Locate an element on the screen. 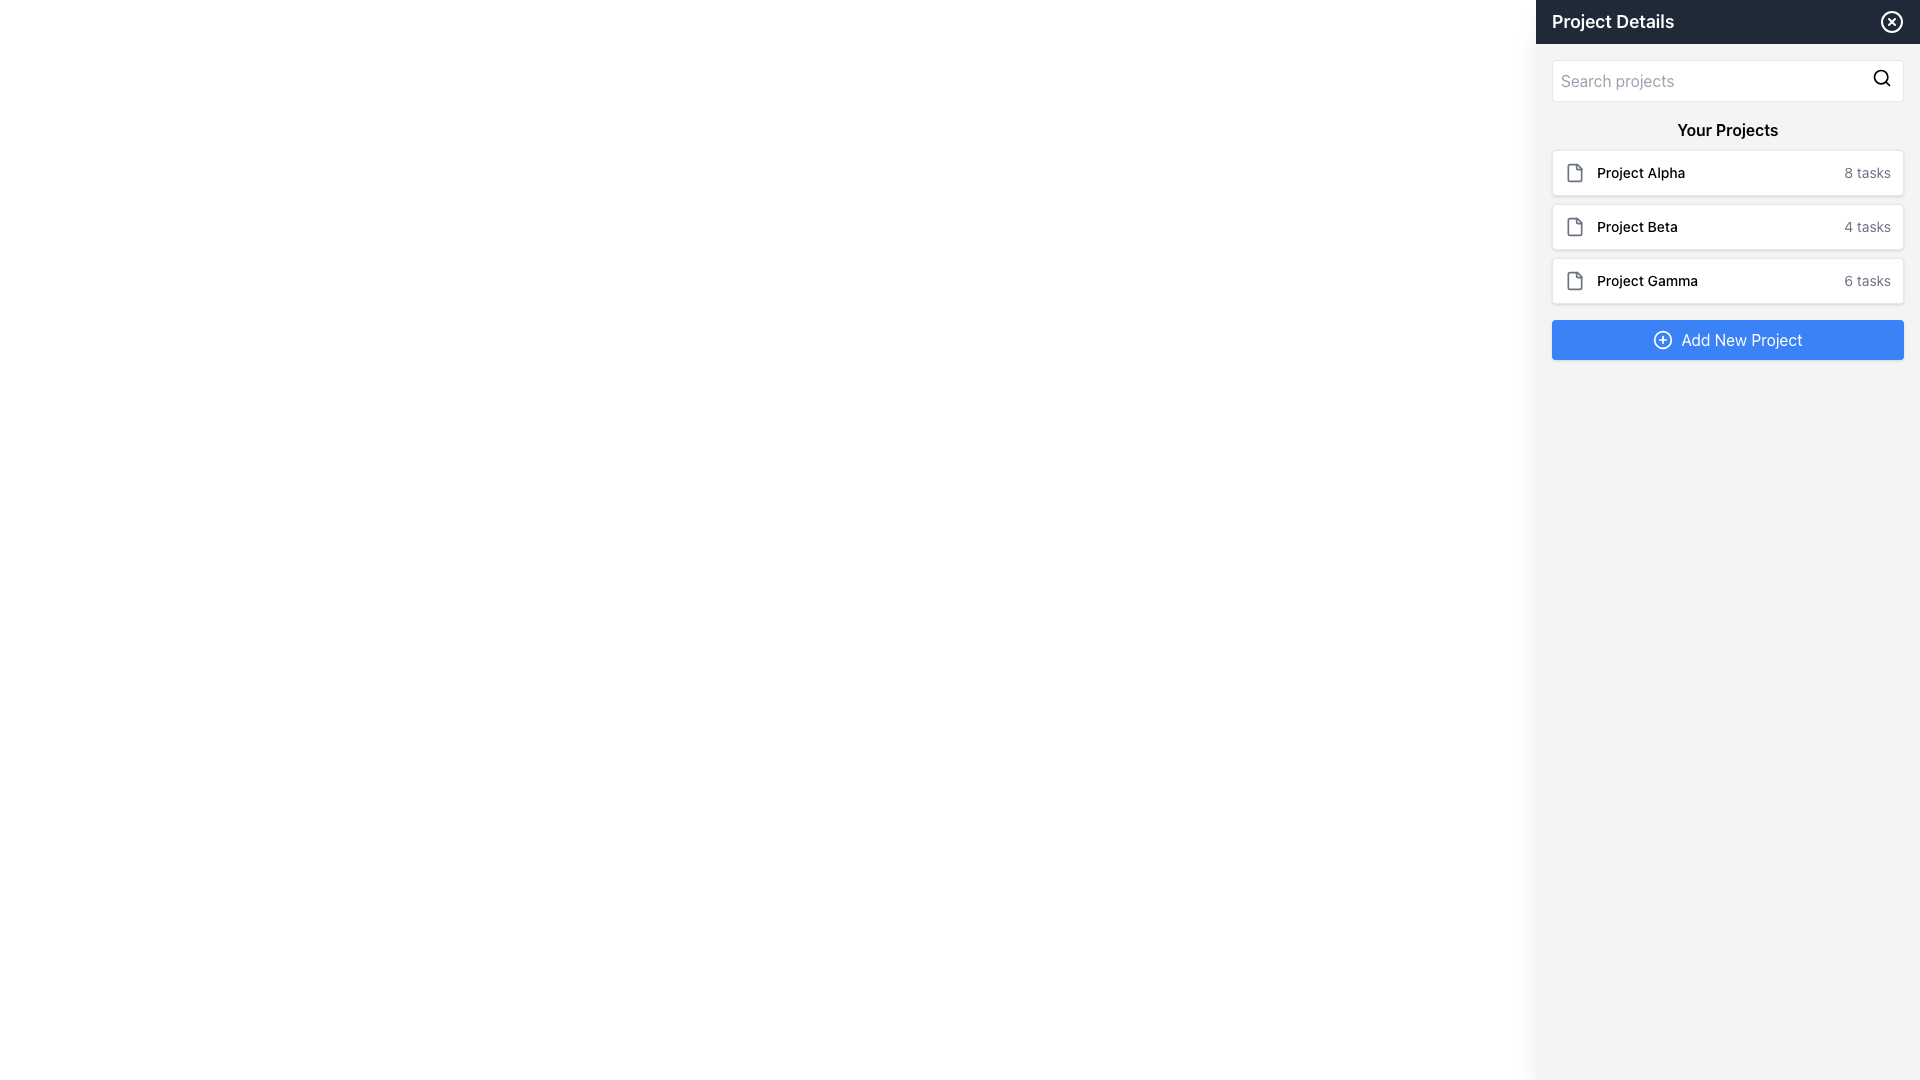  the folder icon representing 'Project Beta' in the right-side panel labeled 'Project Details' is located at coordinates (1573, 226).